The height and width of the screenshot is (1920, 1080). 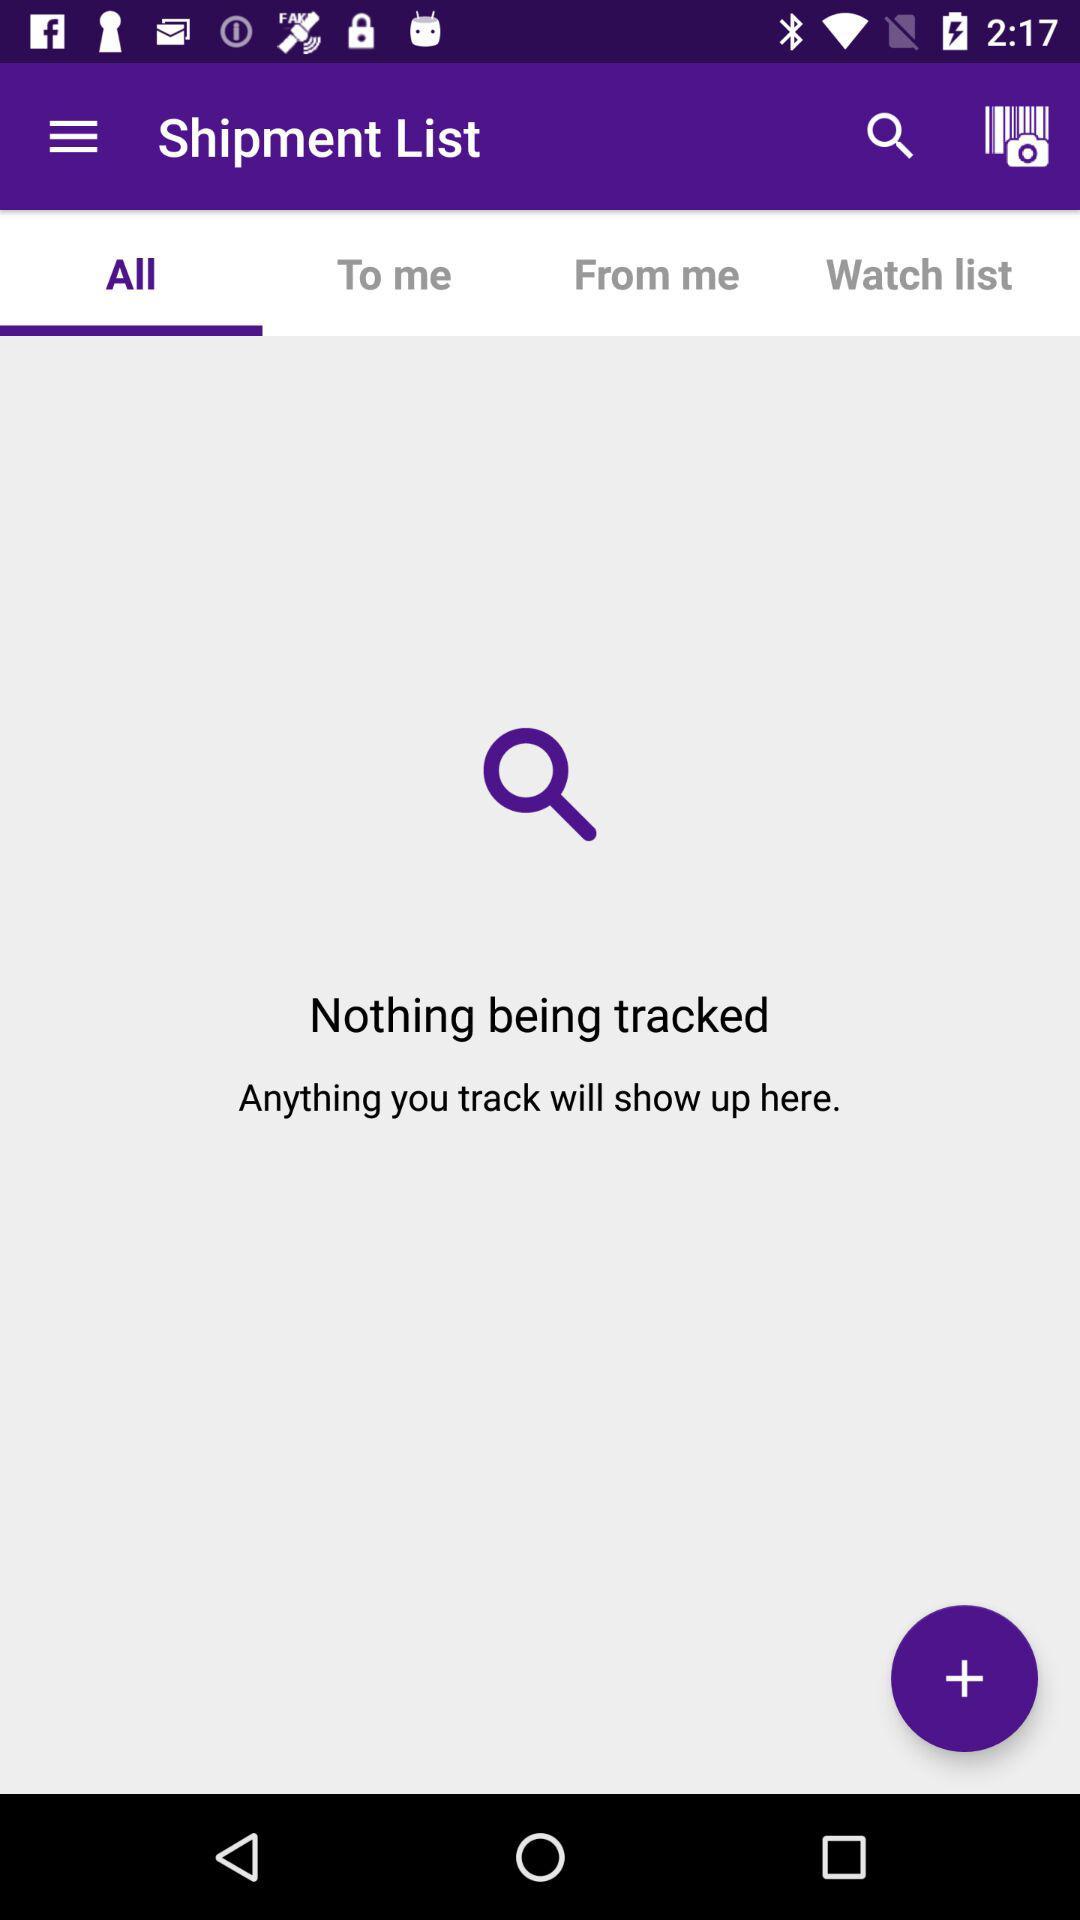 What do you see at coordinates (963, 1678) in the screenshot?
I see `the add icon` at bounding box center [963, 1678].